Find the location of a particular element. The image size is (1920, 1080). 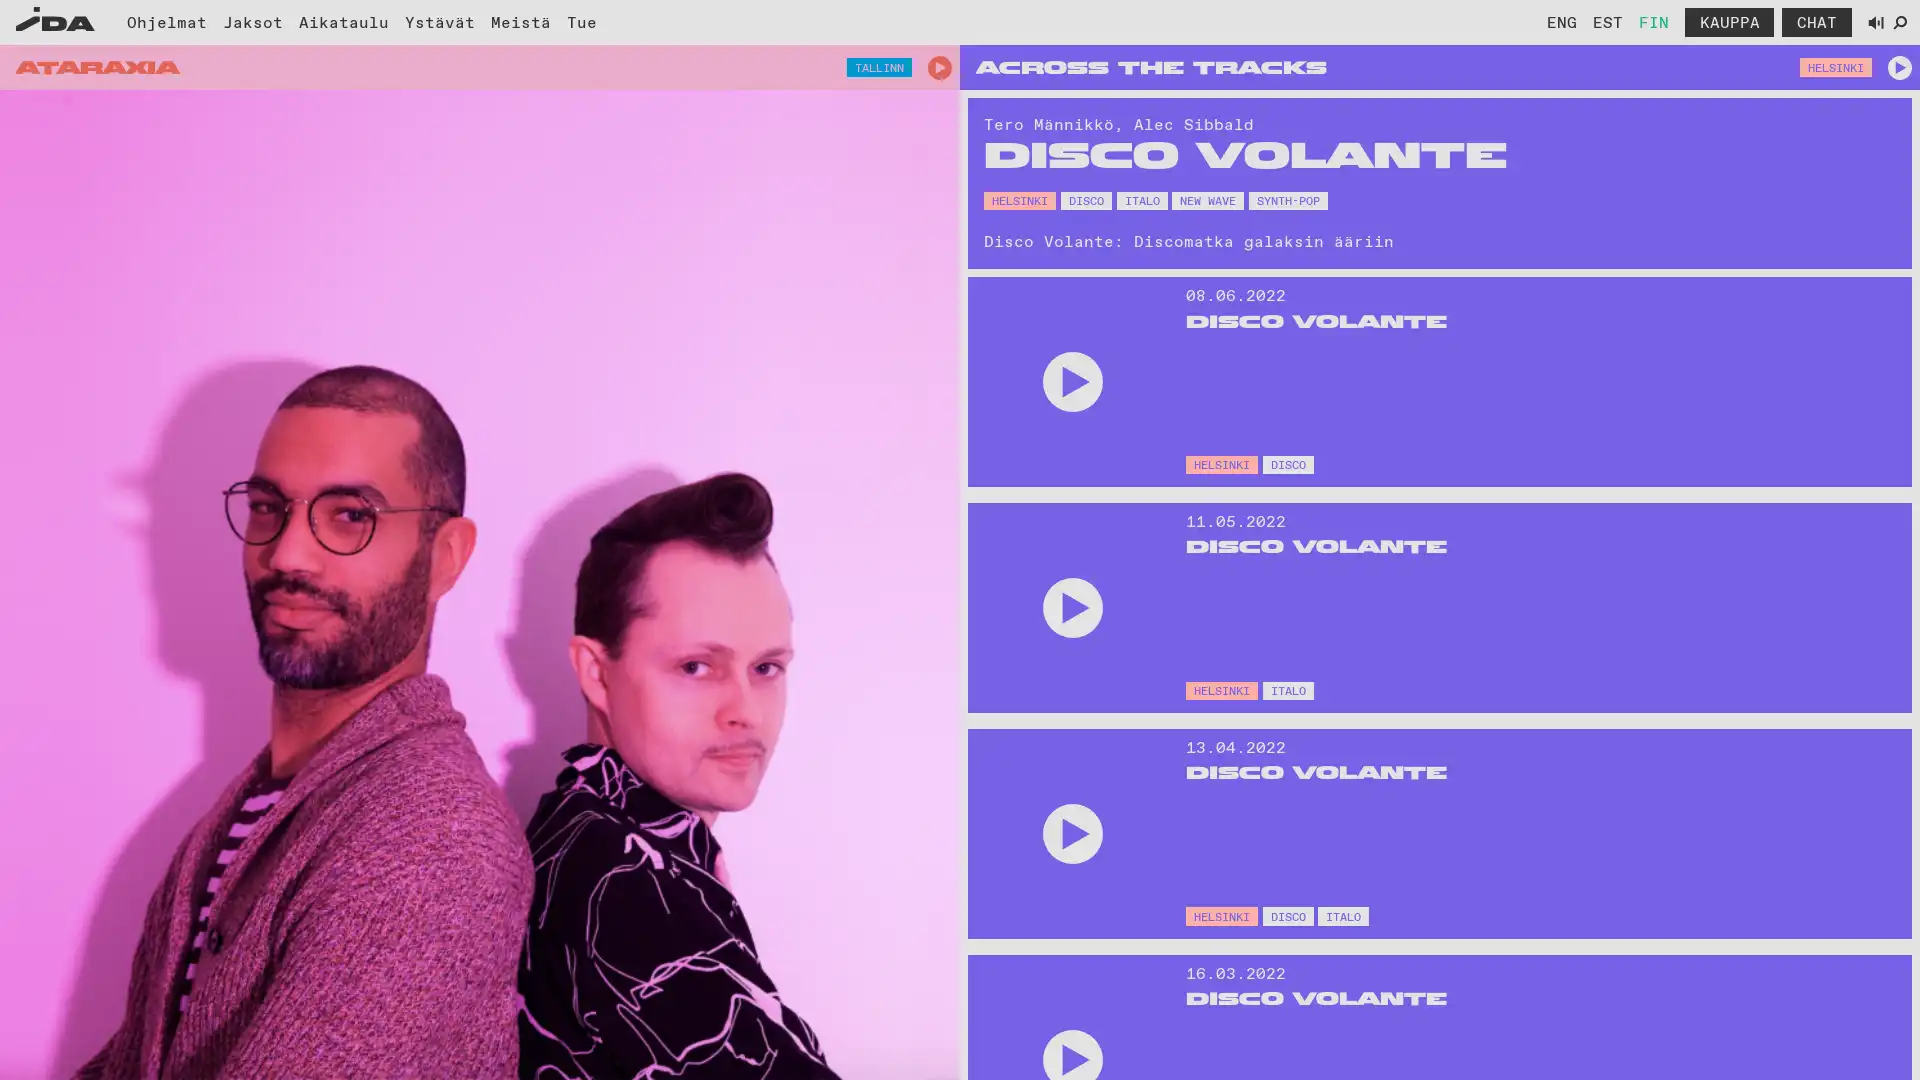

Play is located at coordinates (1070, 381).